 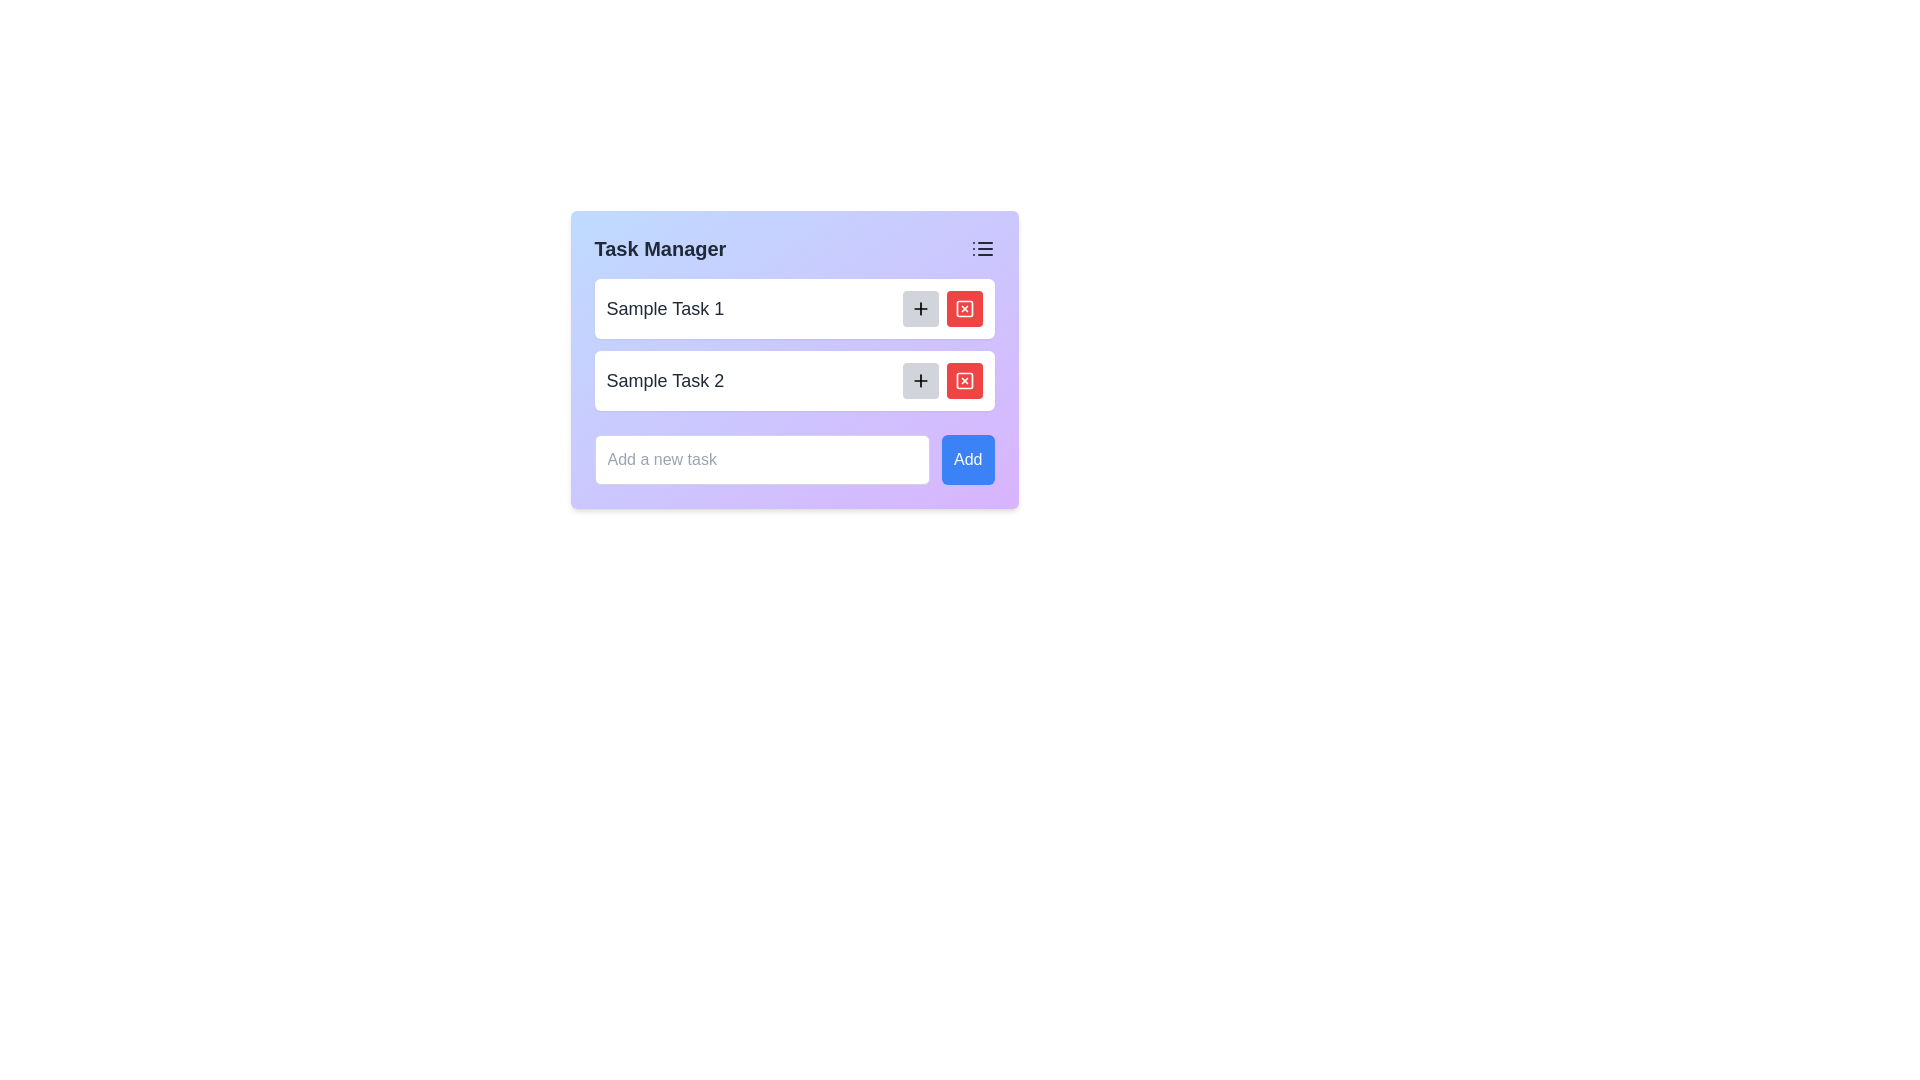 I want to click on the add or increase action button icon located at the top of the list, so click(x=919, y=308).